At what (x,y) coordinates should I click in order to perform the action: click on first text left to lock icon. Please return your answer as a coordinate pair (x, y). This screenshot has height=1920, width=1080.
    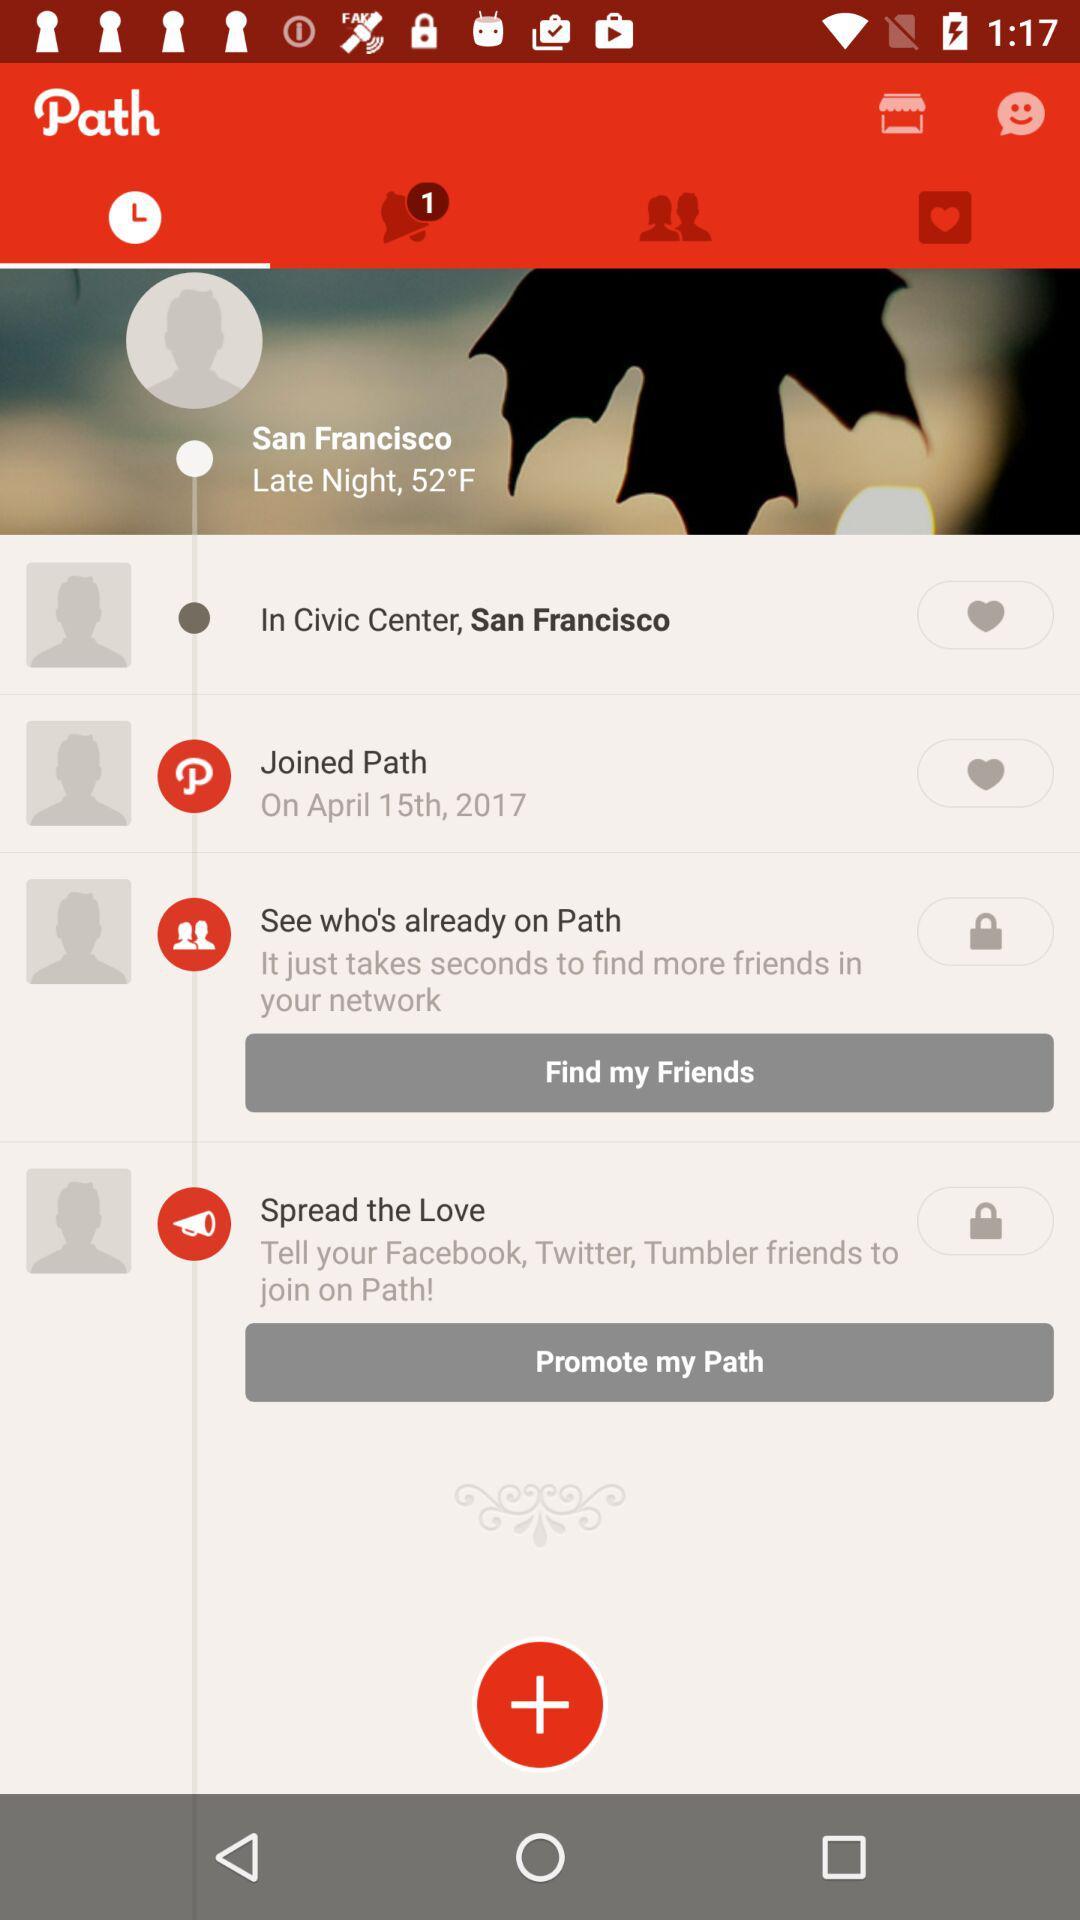
    Looking at the image, I should click on (581, 918).